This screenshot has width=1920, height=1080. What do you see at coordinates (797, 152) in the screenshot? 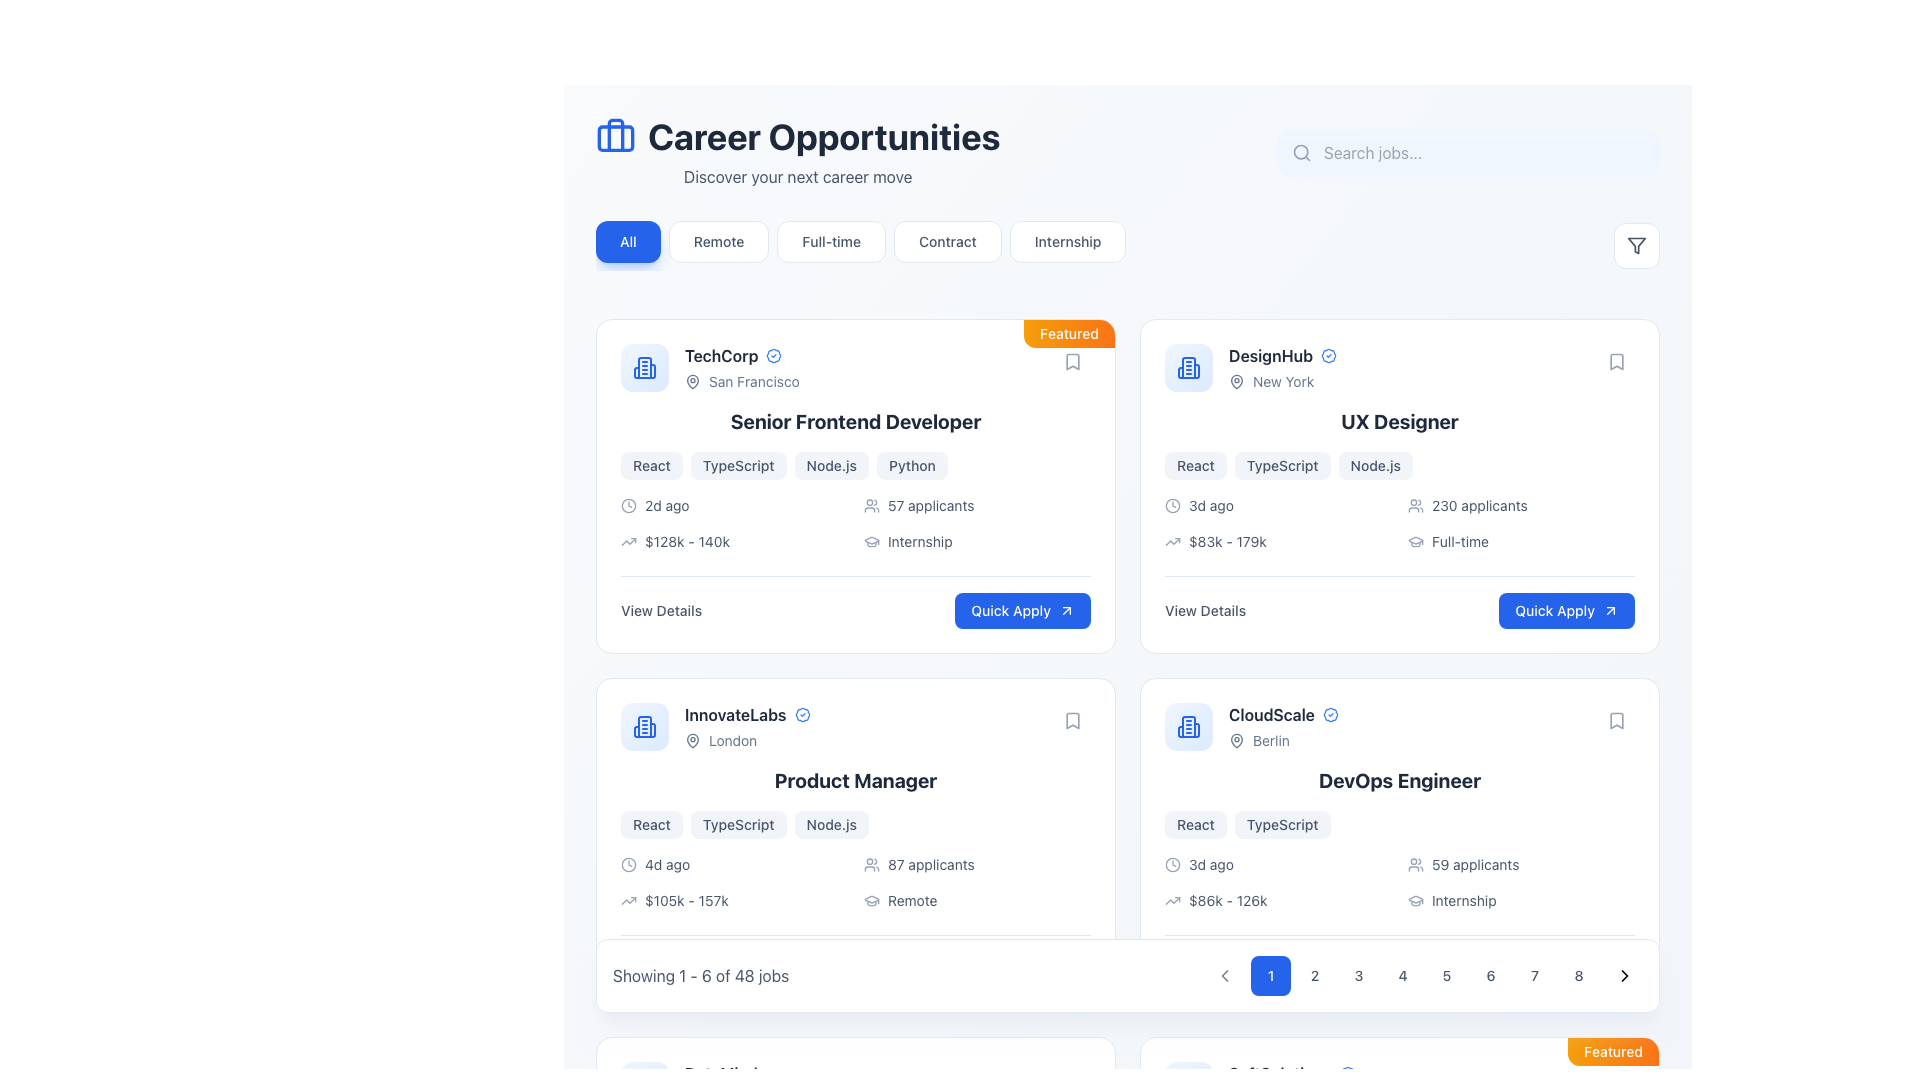
I see `the main header Text element that displays career opportunities, which features blue iconography and large typography, located at the top central area of the interface` at bounding box center [797, 152].